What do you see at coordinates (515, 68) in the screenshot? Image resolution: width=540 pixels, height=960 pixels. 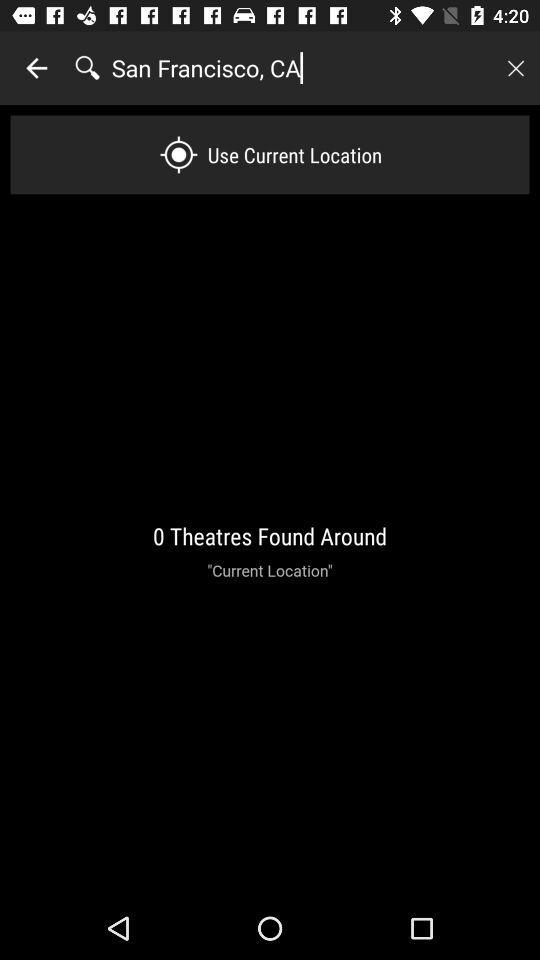 I see `the item at the top right corner` at bounding box center [515, 68].